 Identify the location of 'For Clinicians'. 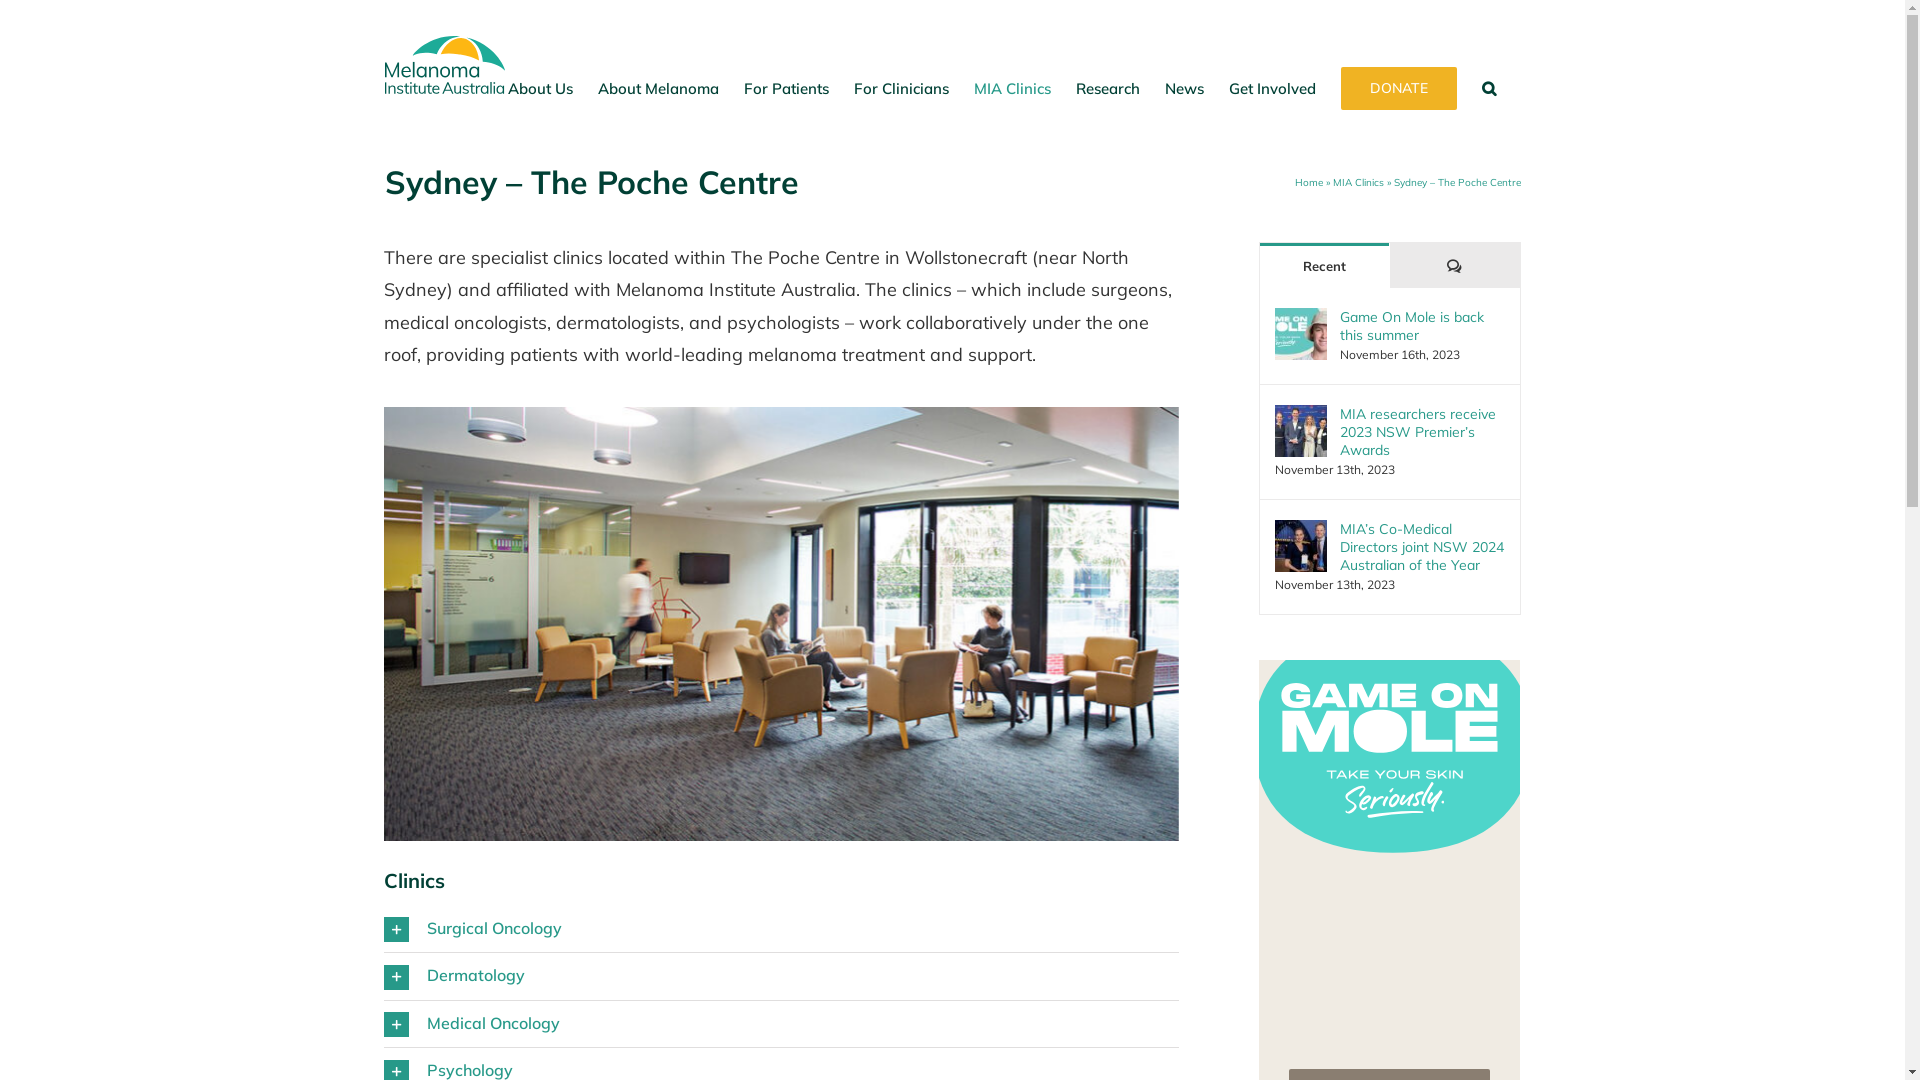
(900, 87).